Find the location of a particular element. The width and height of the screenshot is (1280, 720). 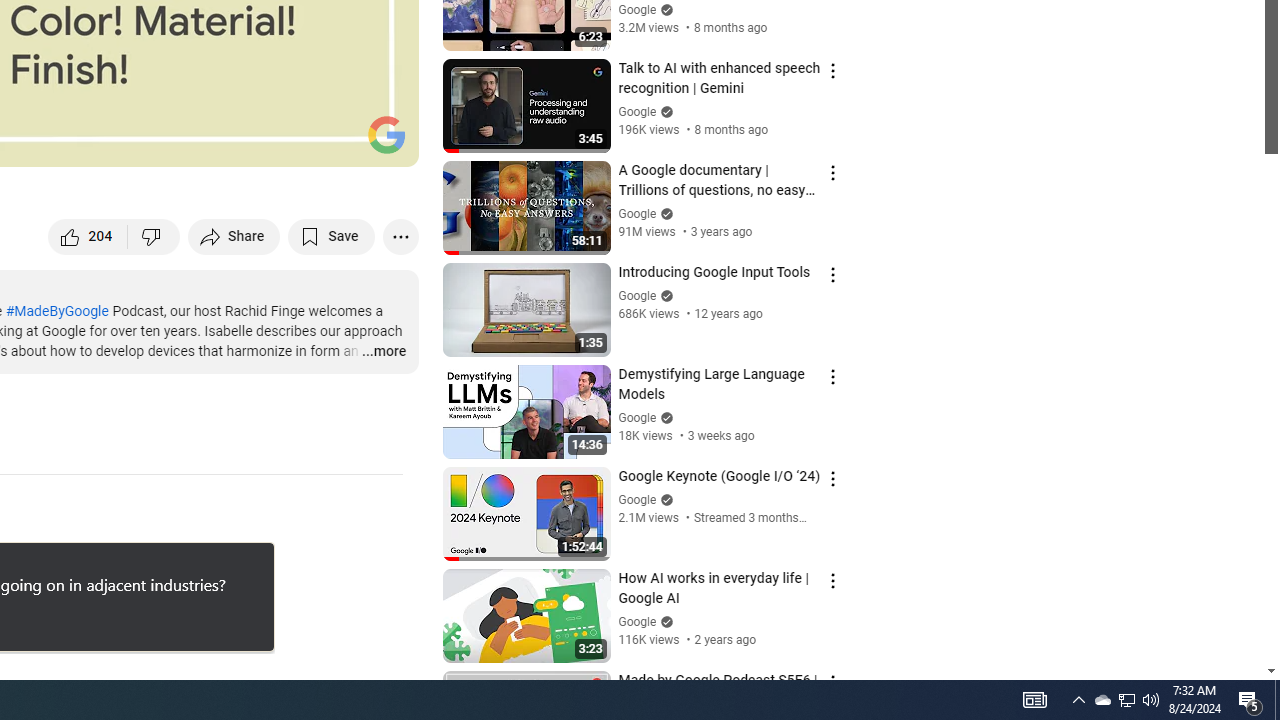

'Share' is located at coordinates (234, 235).